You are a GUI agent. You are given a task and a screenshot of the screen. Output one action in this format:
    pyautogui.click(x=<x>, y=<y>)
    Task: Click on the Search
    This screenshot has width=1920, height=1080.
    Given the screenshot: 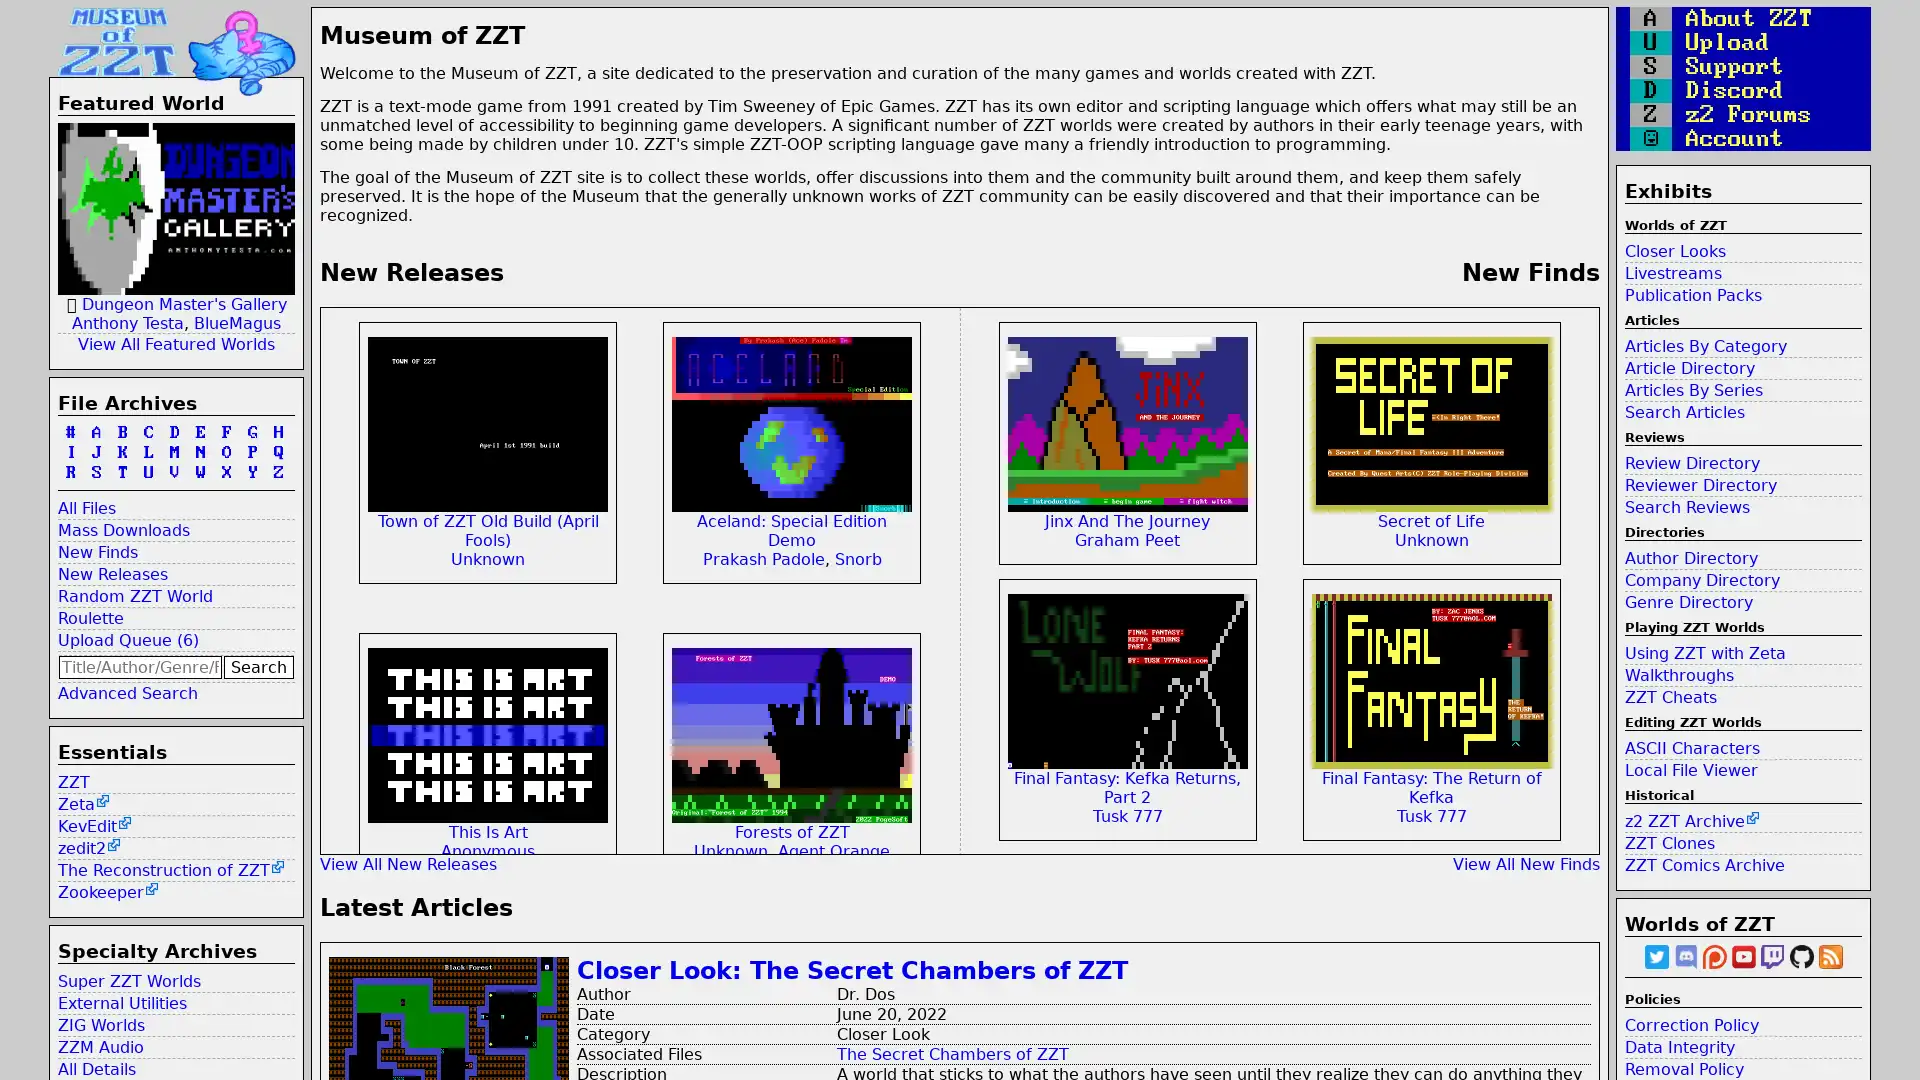 What is the action you would take?
    pyautogui.click(x=258, y=667)
    